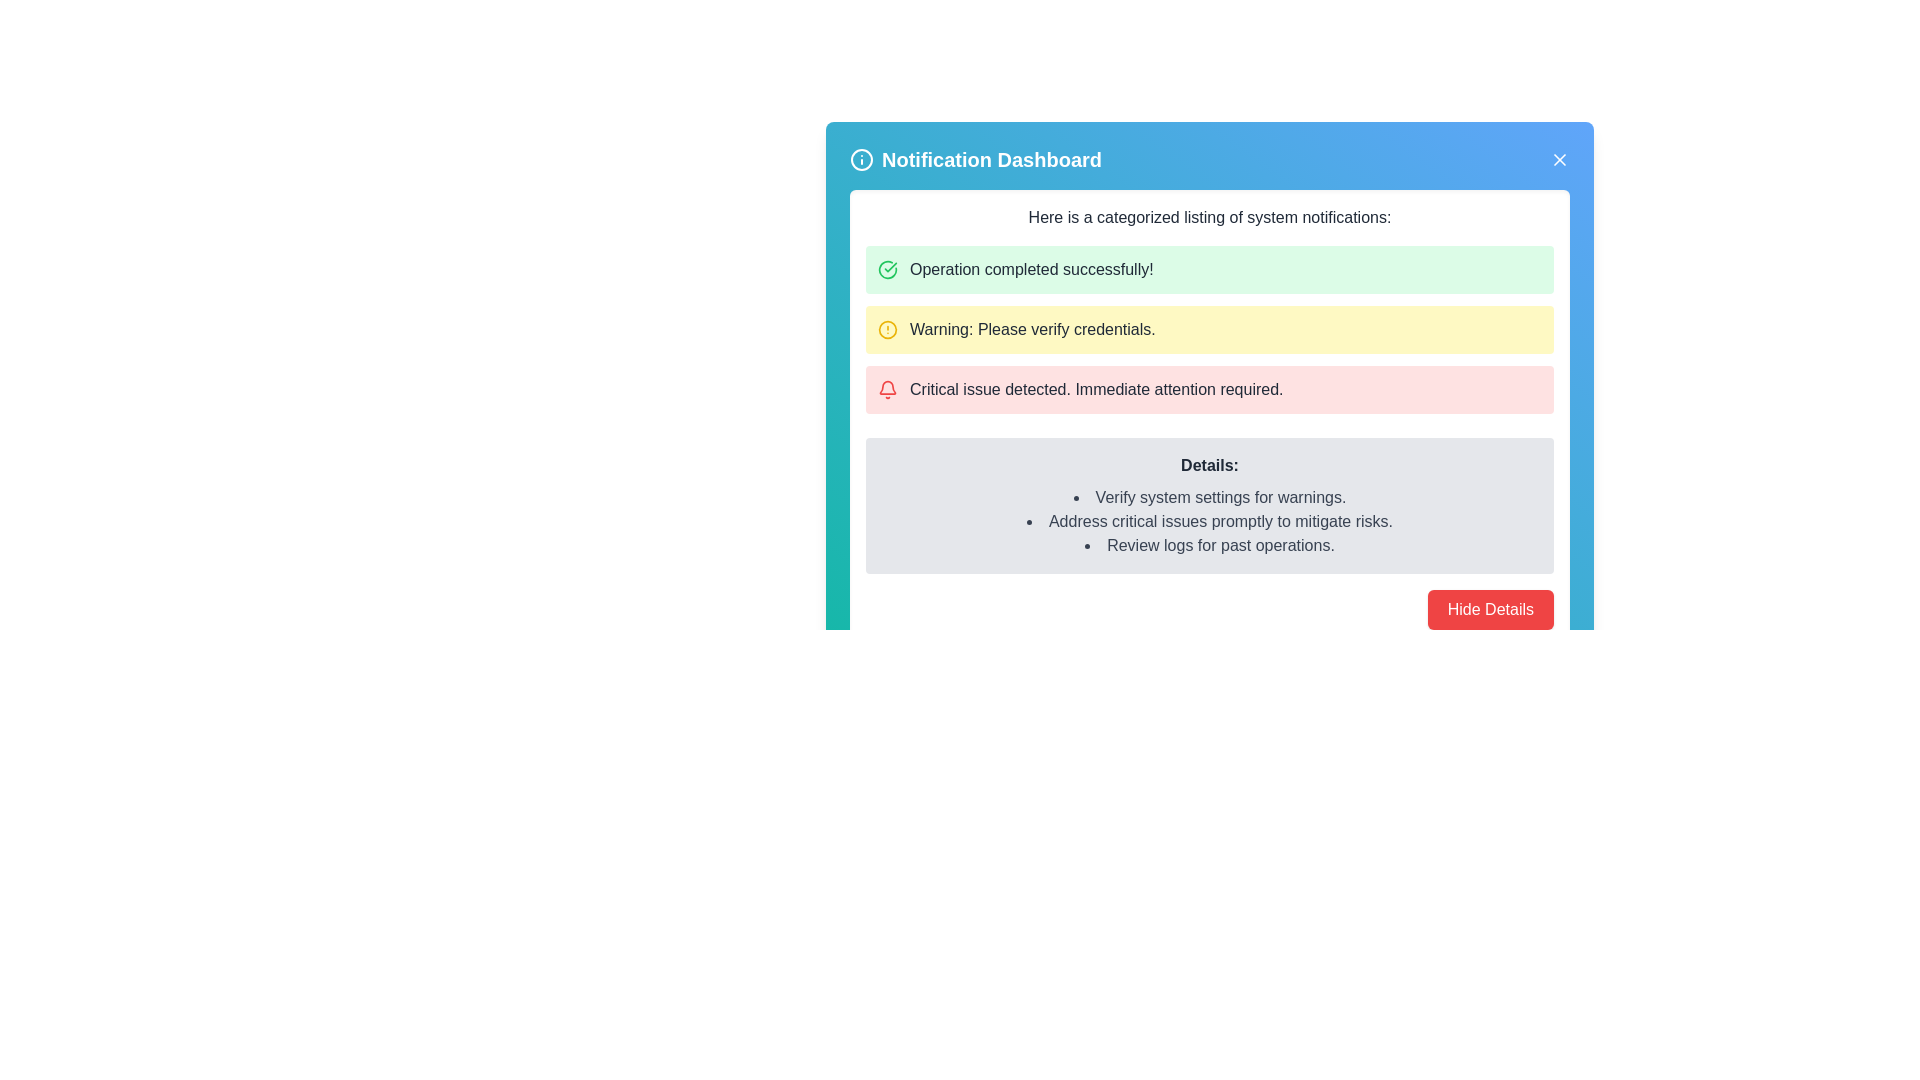  What do you see at coordinates (992, 158) in the screenshot?
I see `the title text 'Notification Dashboard', which is styled in bold and large font, displayed in white on a blue background, located at the top center of the UI` at bounding box center [992, 158].